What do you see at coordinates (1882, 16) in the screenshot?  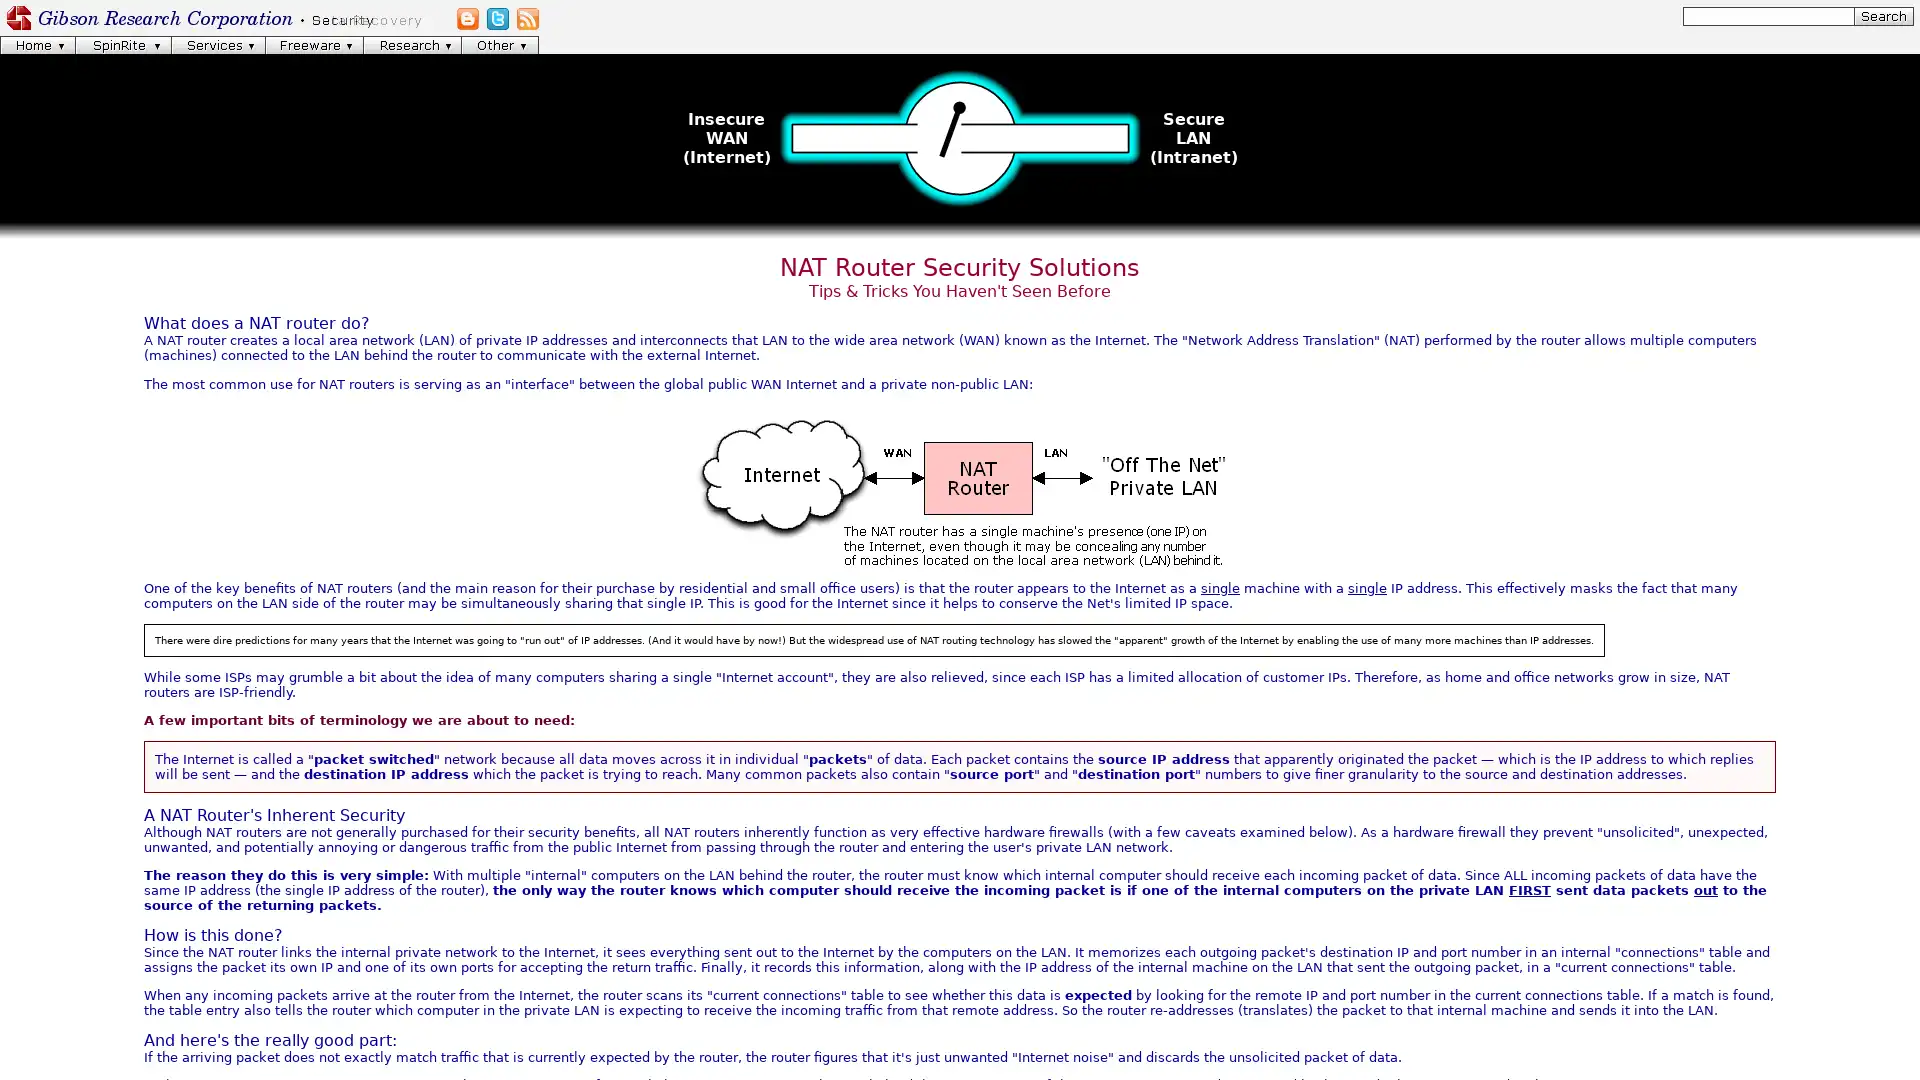 I see `[Search]` at bounding box center [1882, 16].